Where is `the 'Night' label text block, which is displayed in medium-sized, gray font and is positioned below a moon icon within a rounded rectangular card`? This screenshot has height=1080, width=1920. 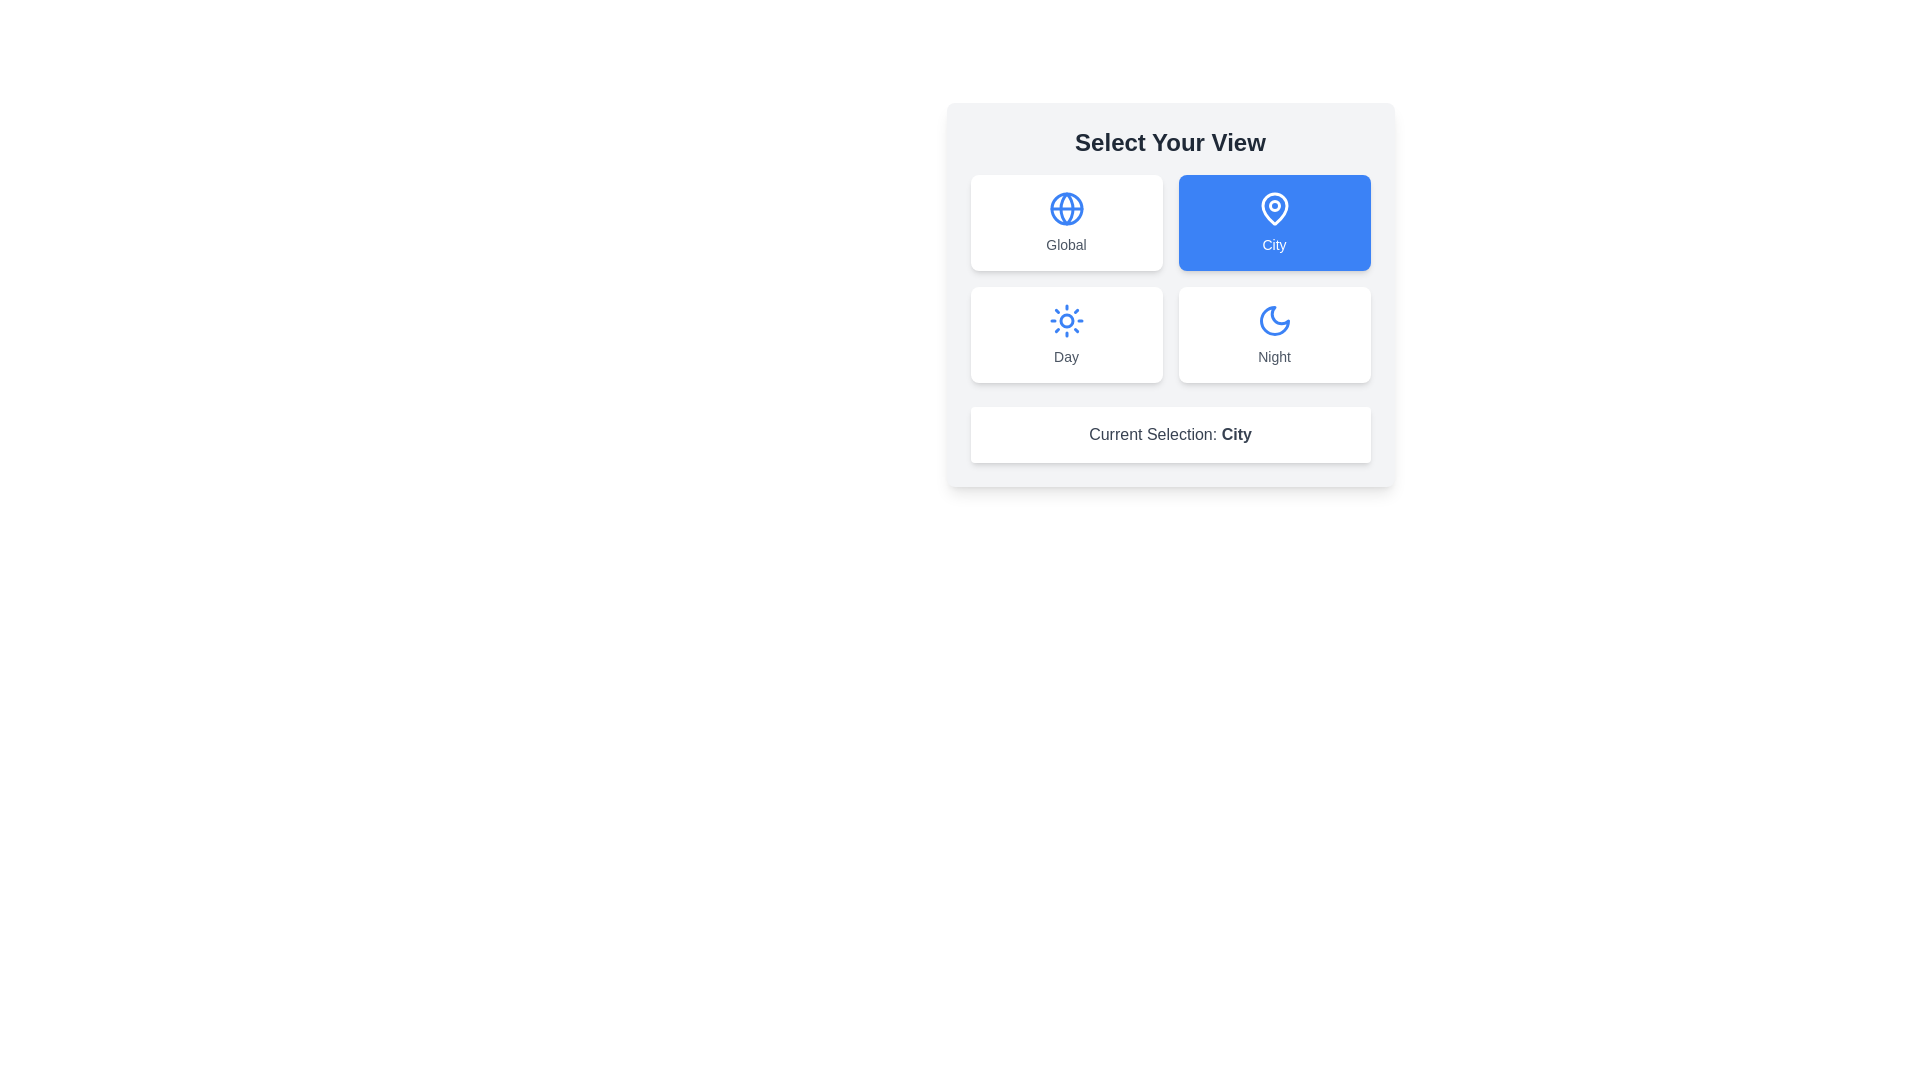 the 'Night' label text block, which is displayed in medium-sized, gray font and is positioned below a moon icon within a rounded rectangular card is located at coordinates (1273, 356).